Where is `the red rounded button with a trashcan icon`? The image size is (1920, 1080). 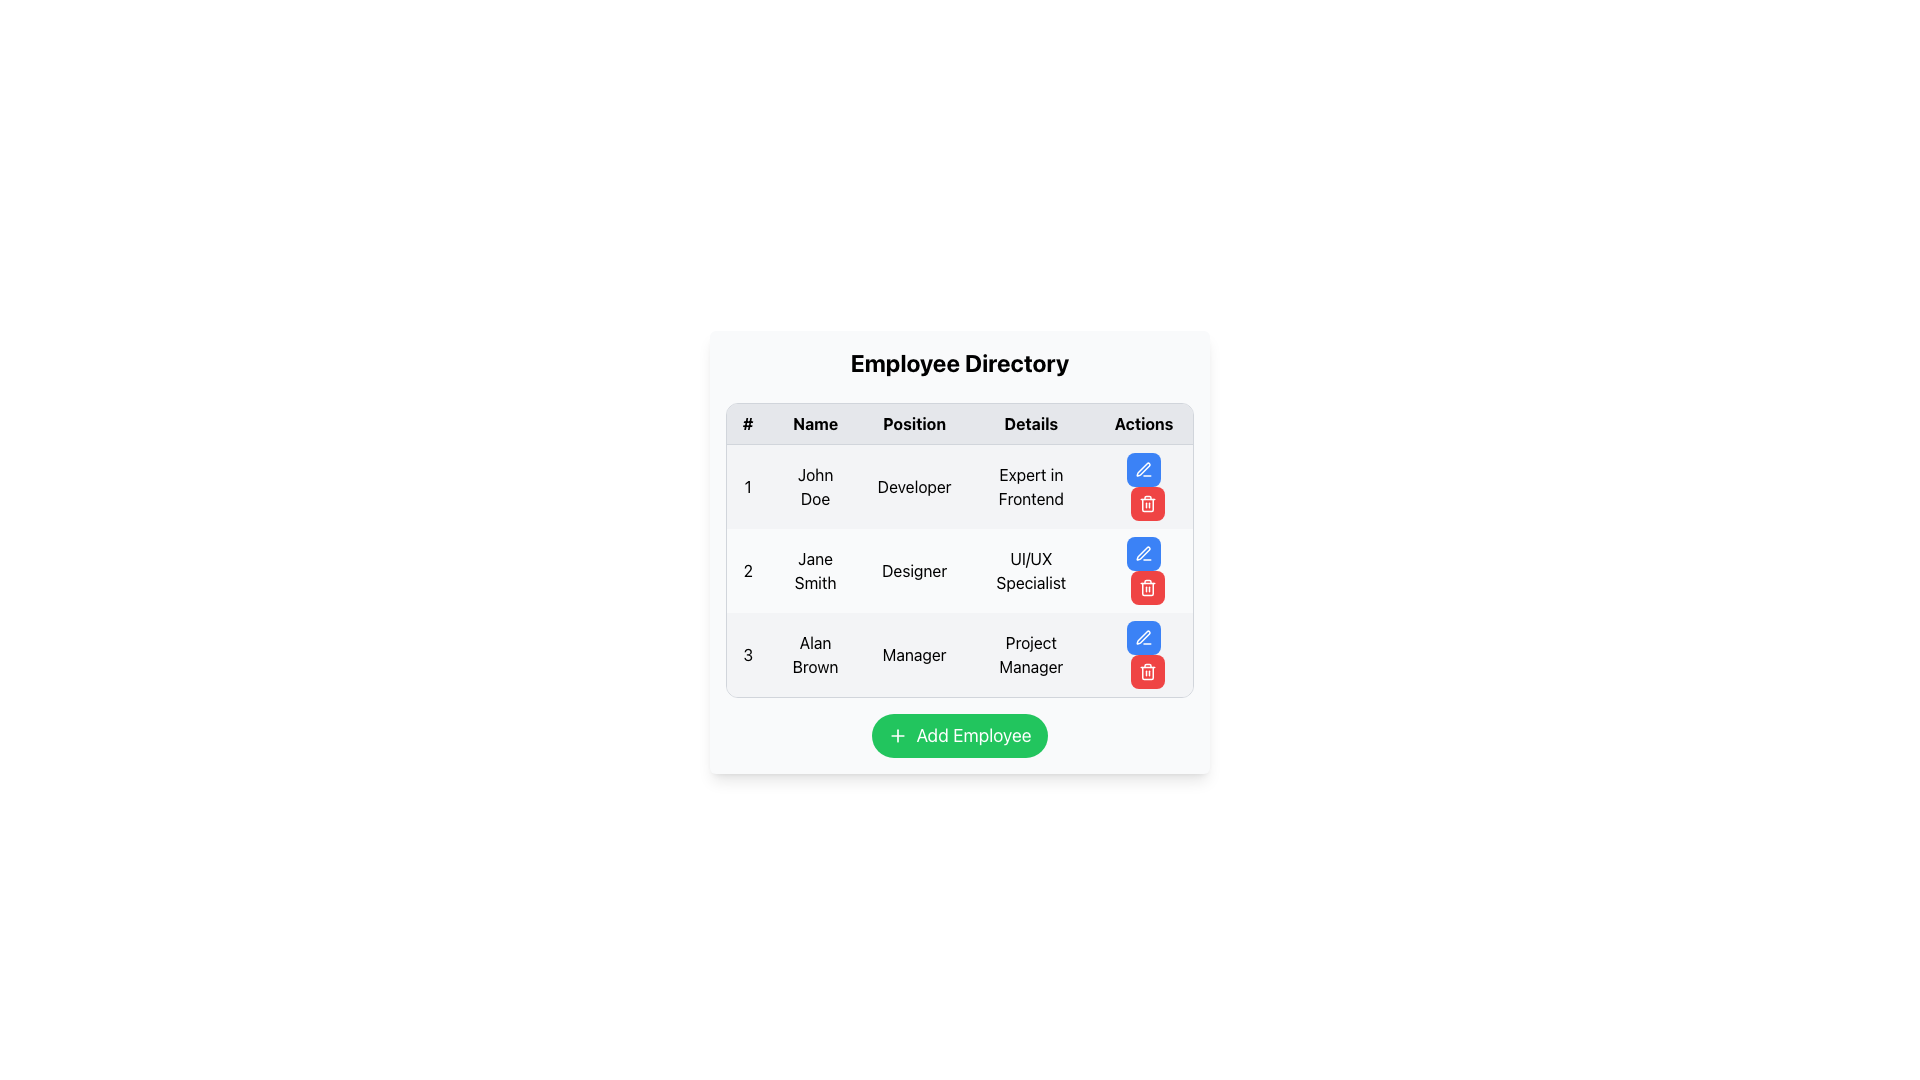
the red rounded button with a trashcan icon is located at coordinates (1144, 486).